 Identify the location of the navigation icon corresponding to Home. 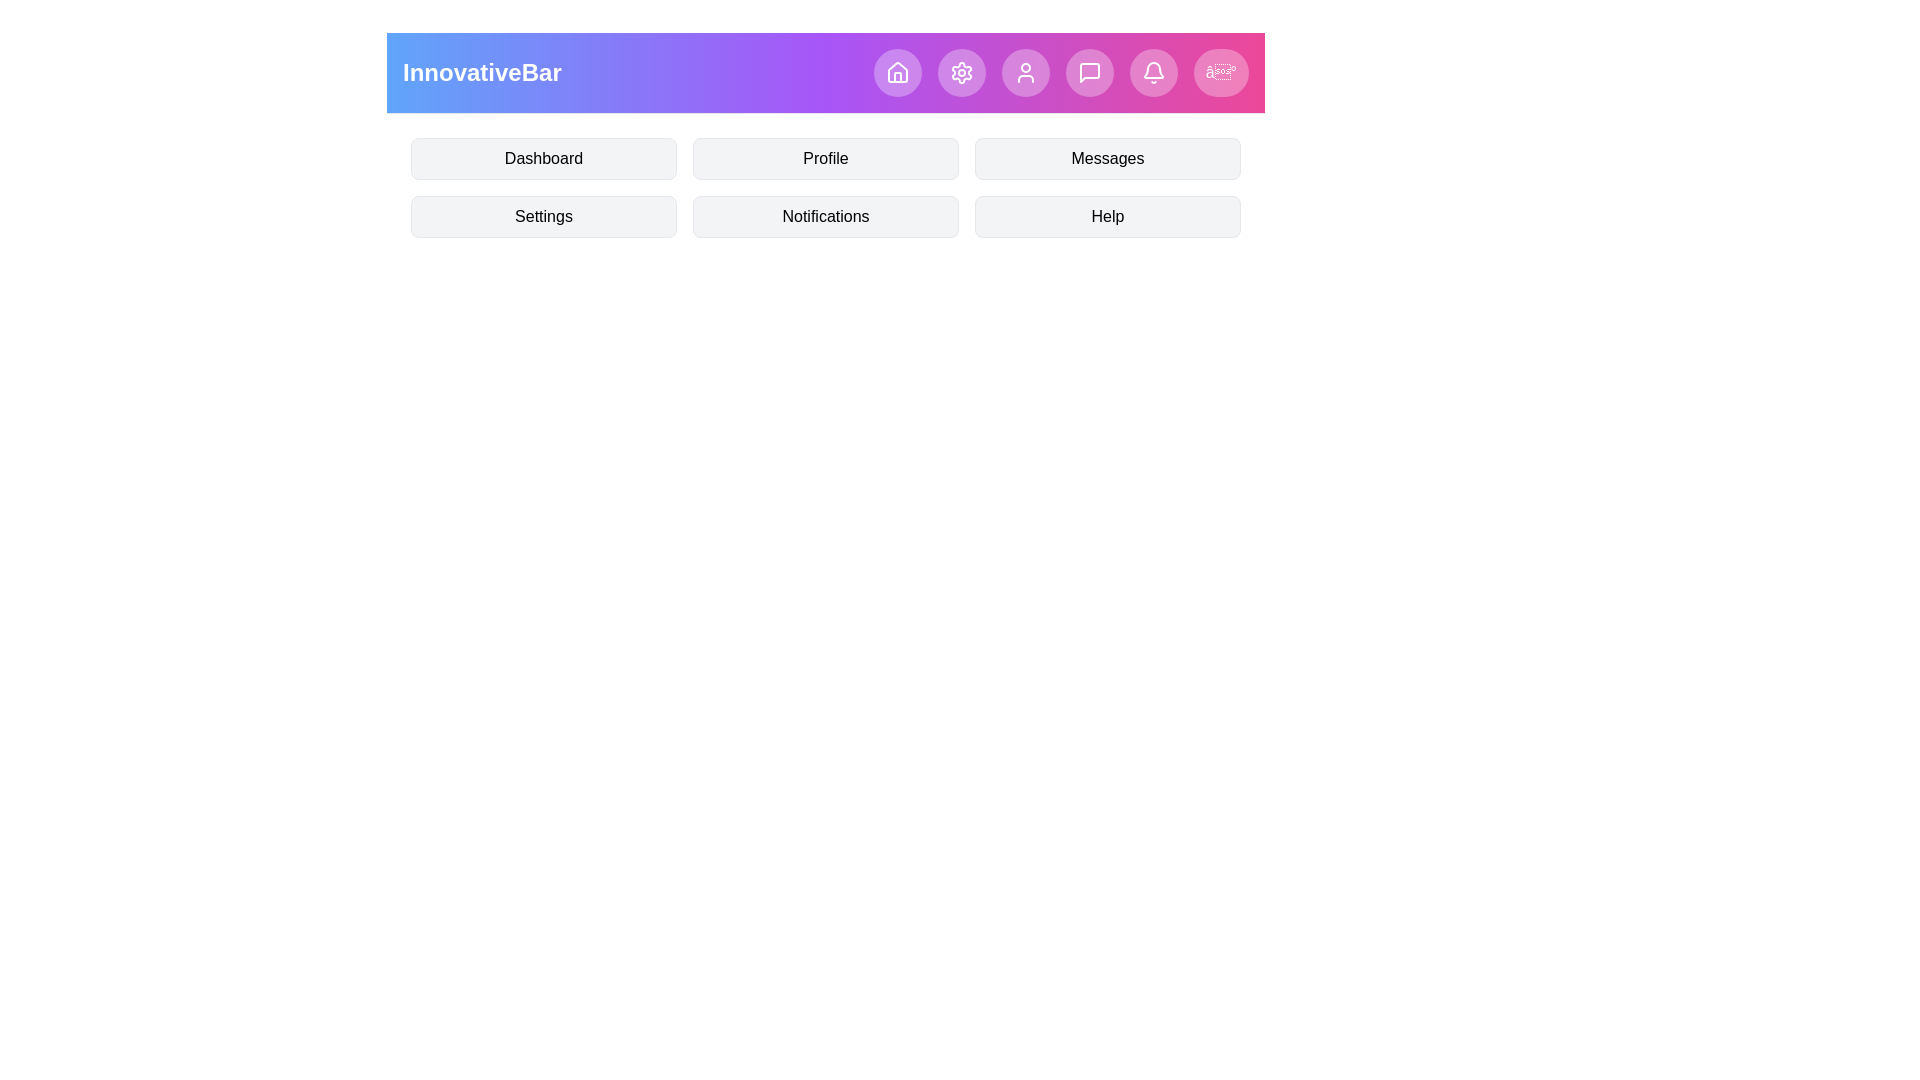
(896, 72).